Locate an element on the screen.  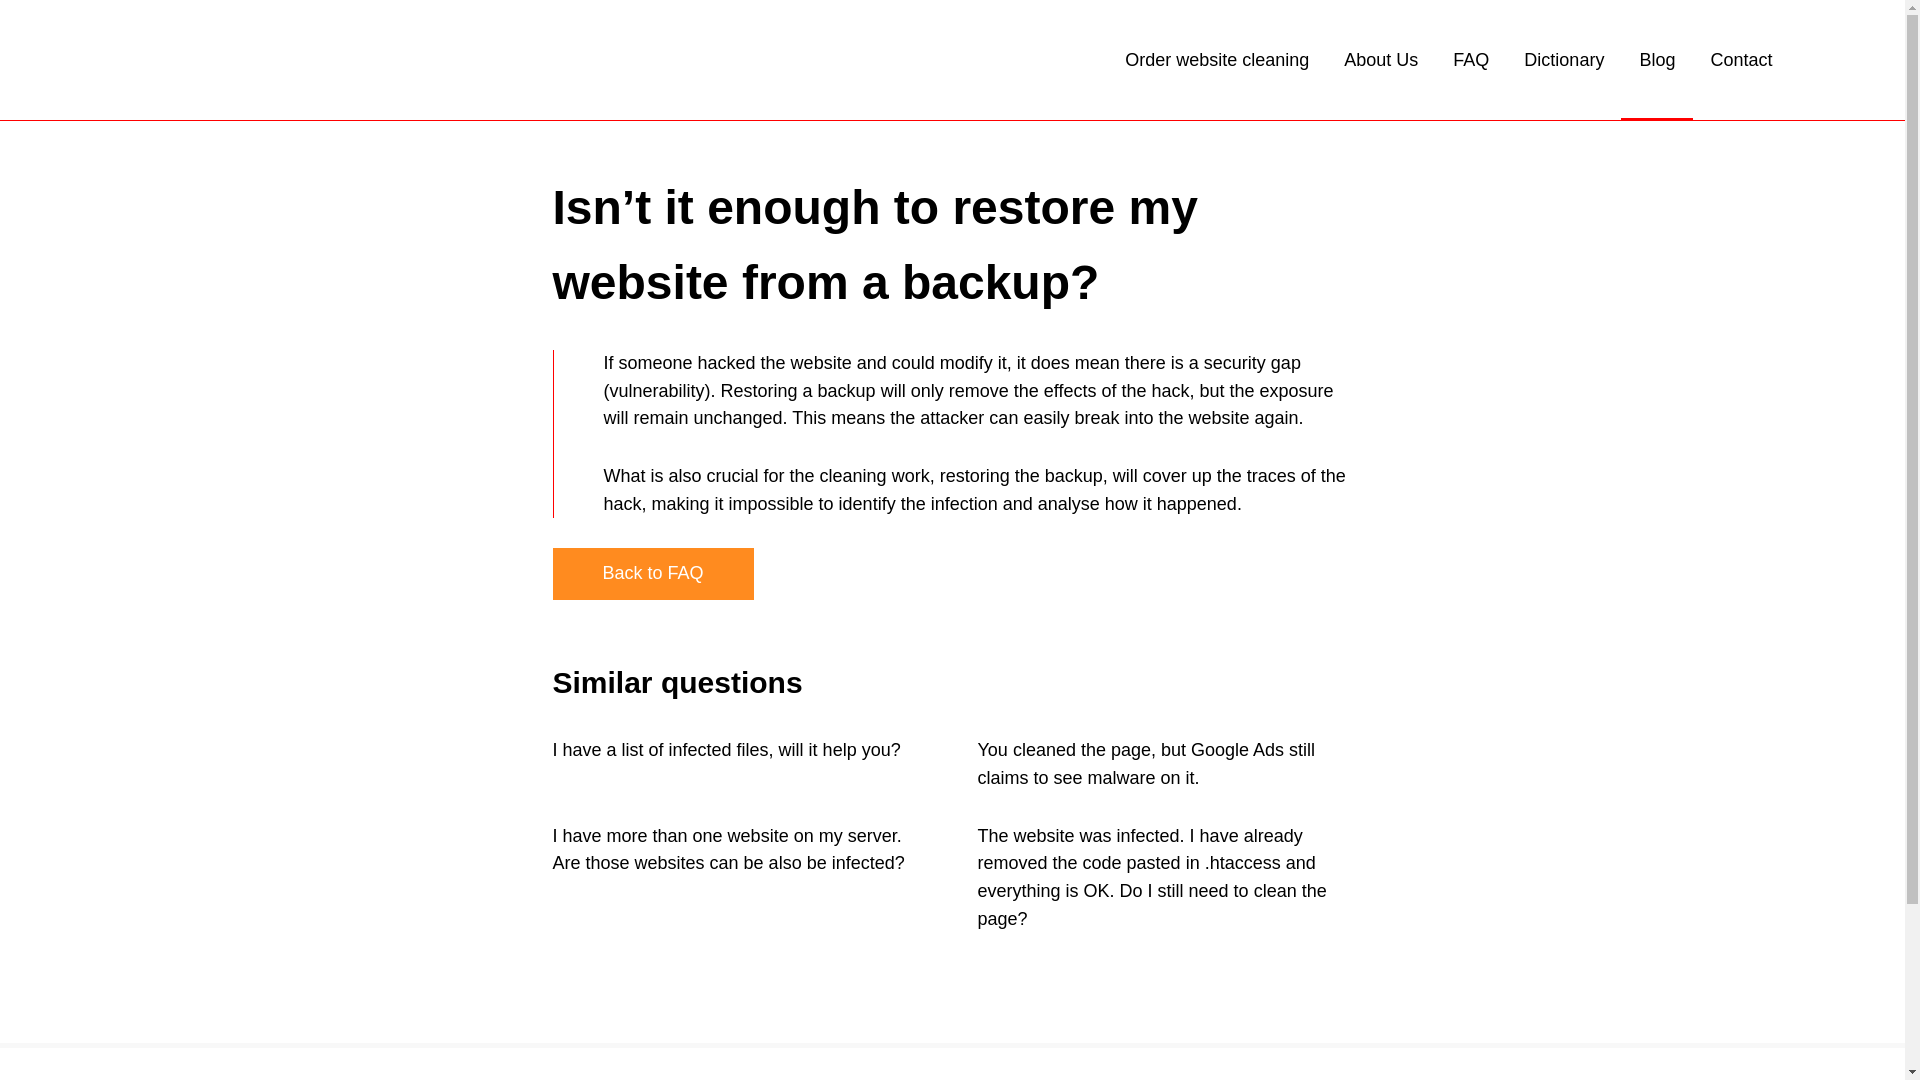
'Contact' is located at coordinates (1740, 59).